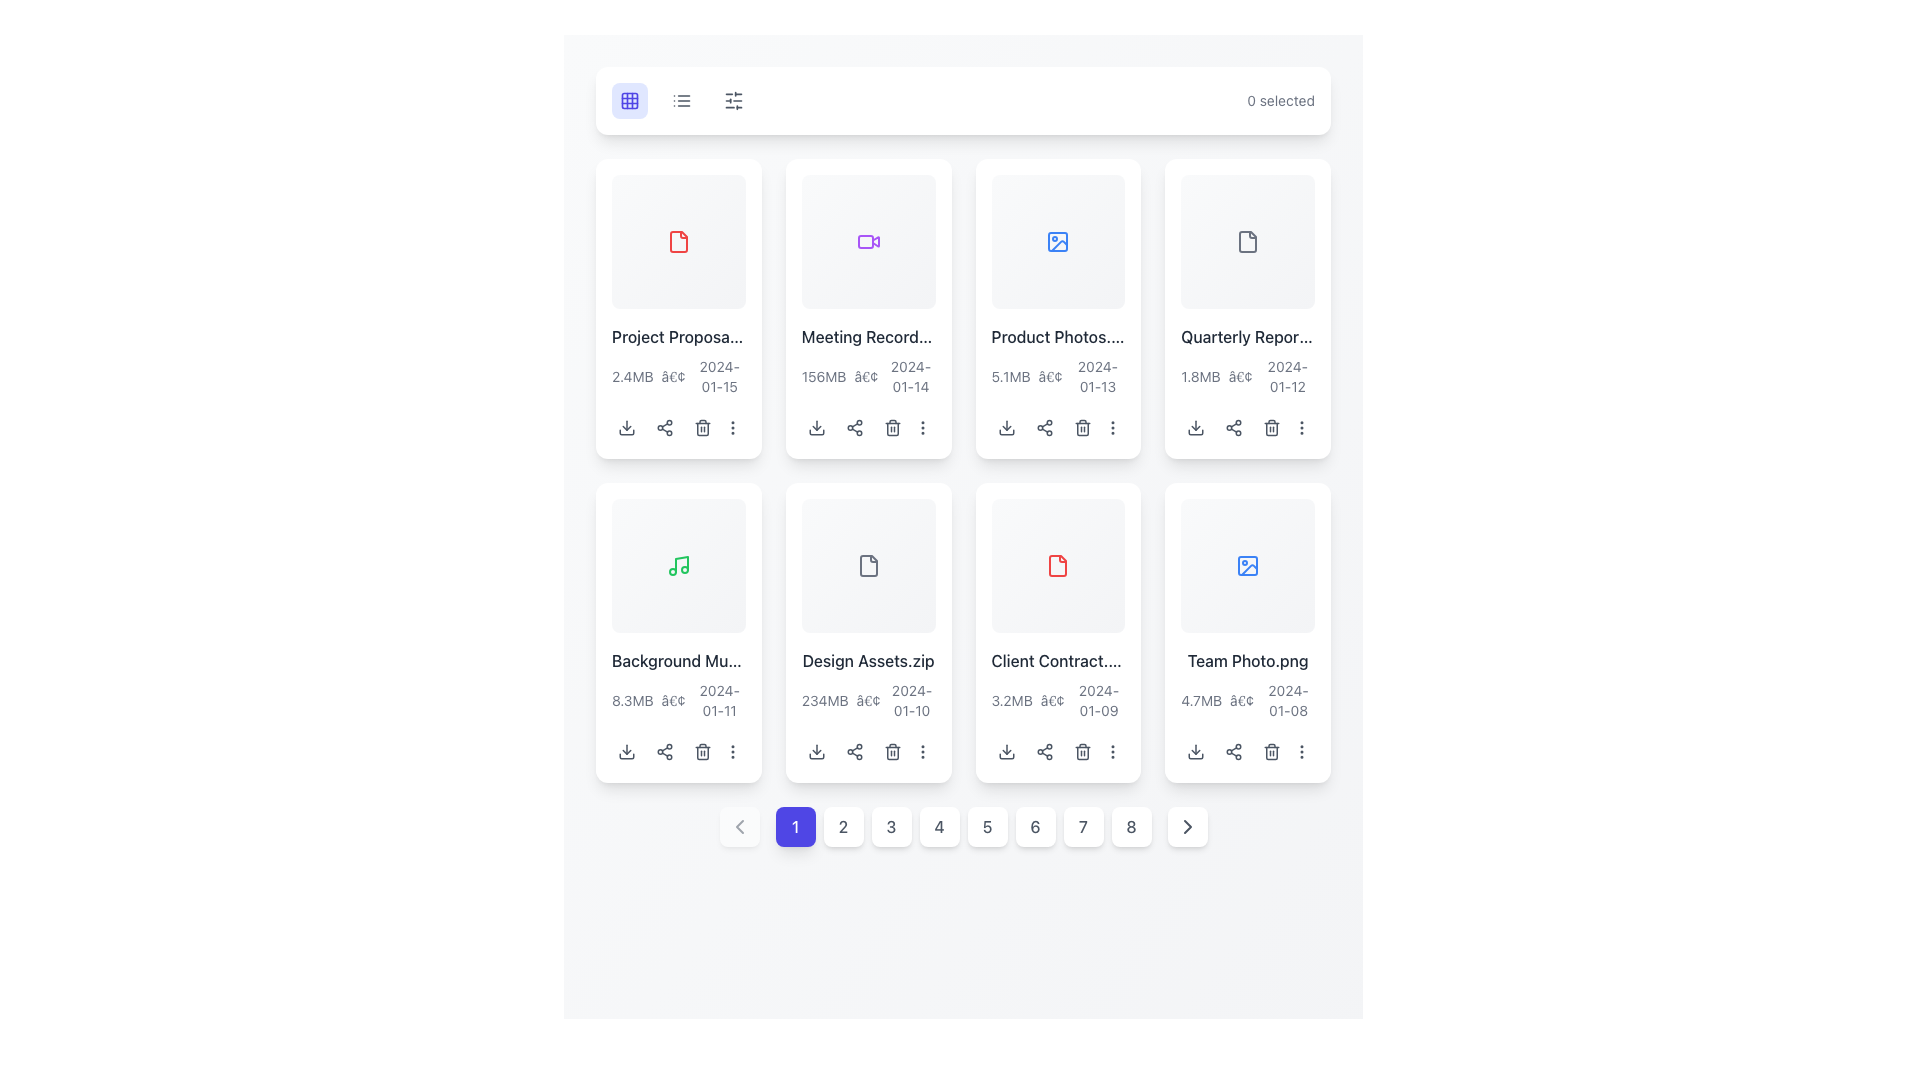 The width and height of the screenshot is (1920, 1080). Describe the element at coordinates (678, 376) in the screenshot. I see `the informational text label that provides metadata about the file 'Project Proposal.pdf', located below the main title in the card` at that location.